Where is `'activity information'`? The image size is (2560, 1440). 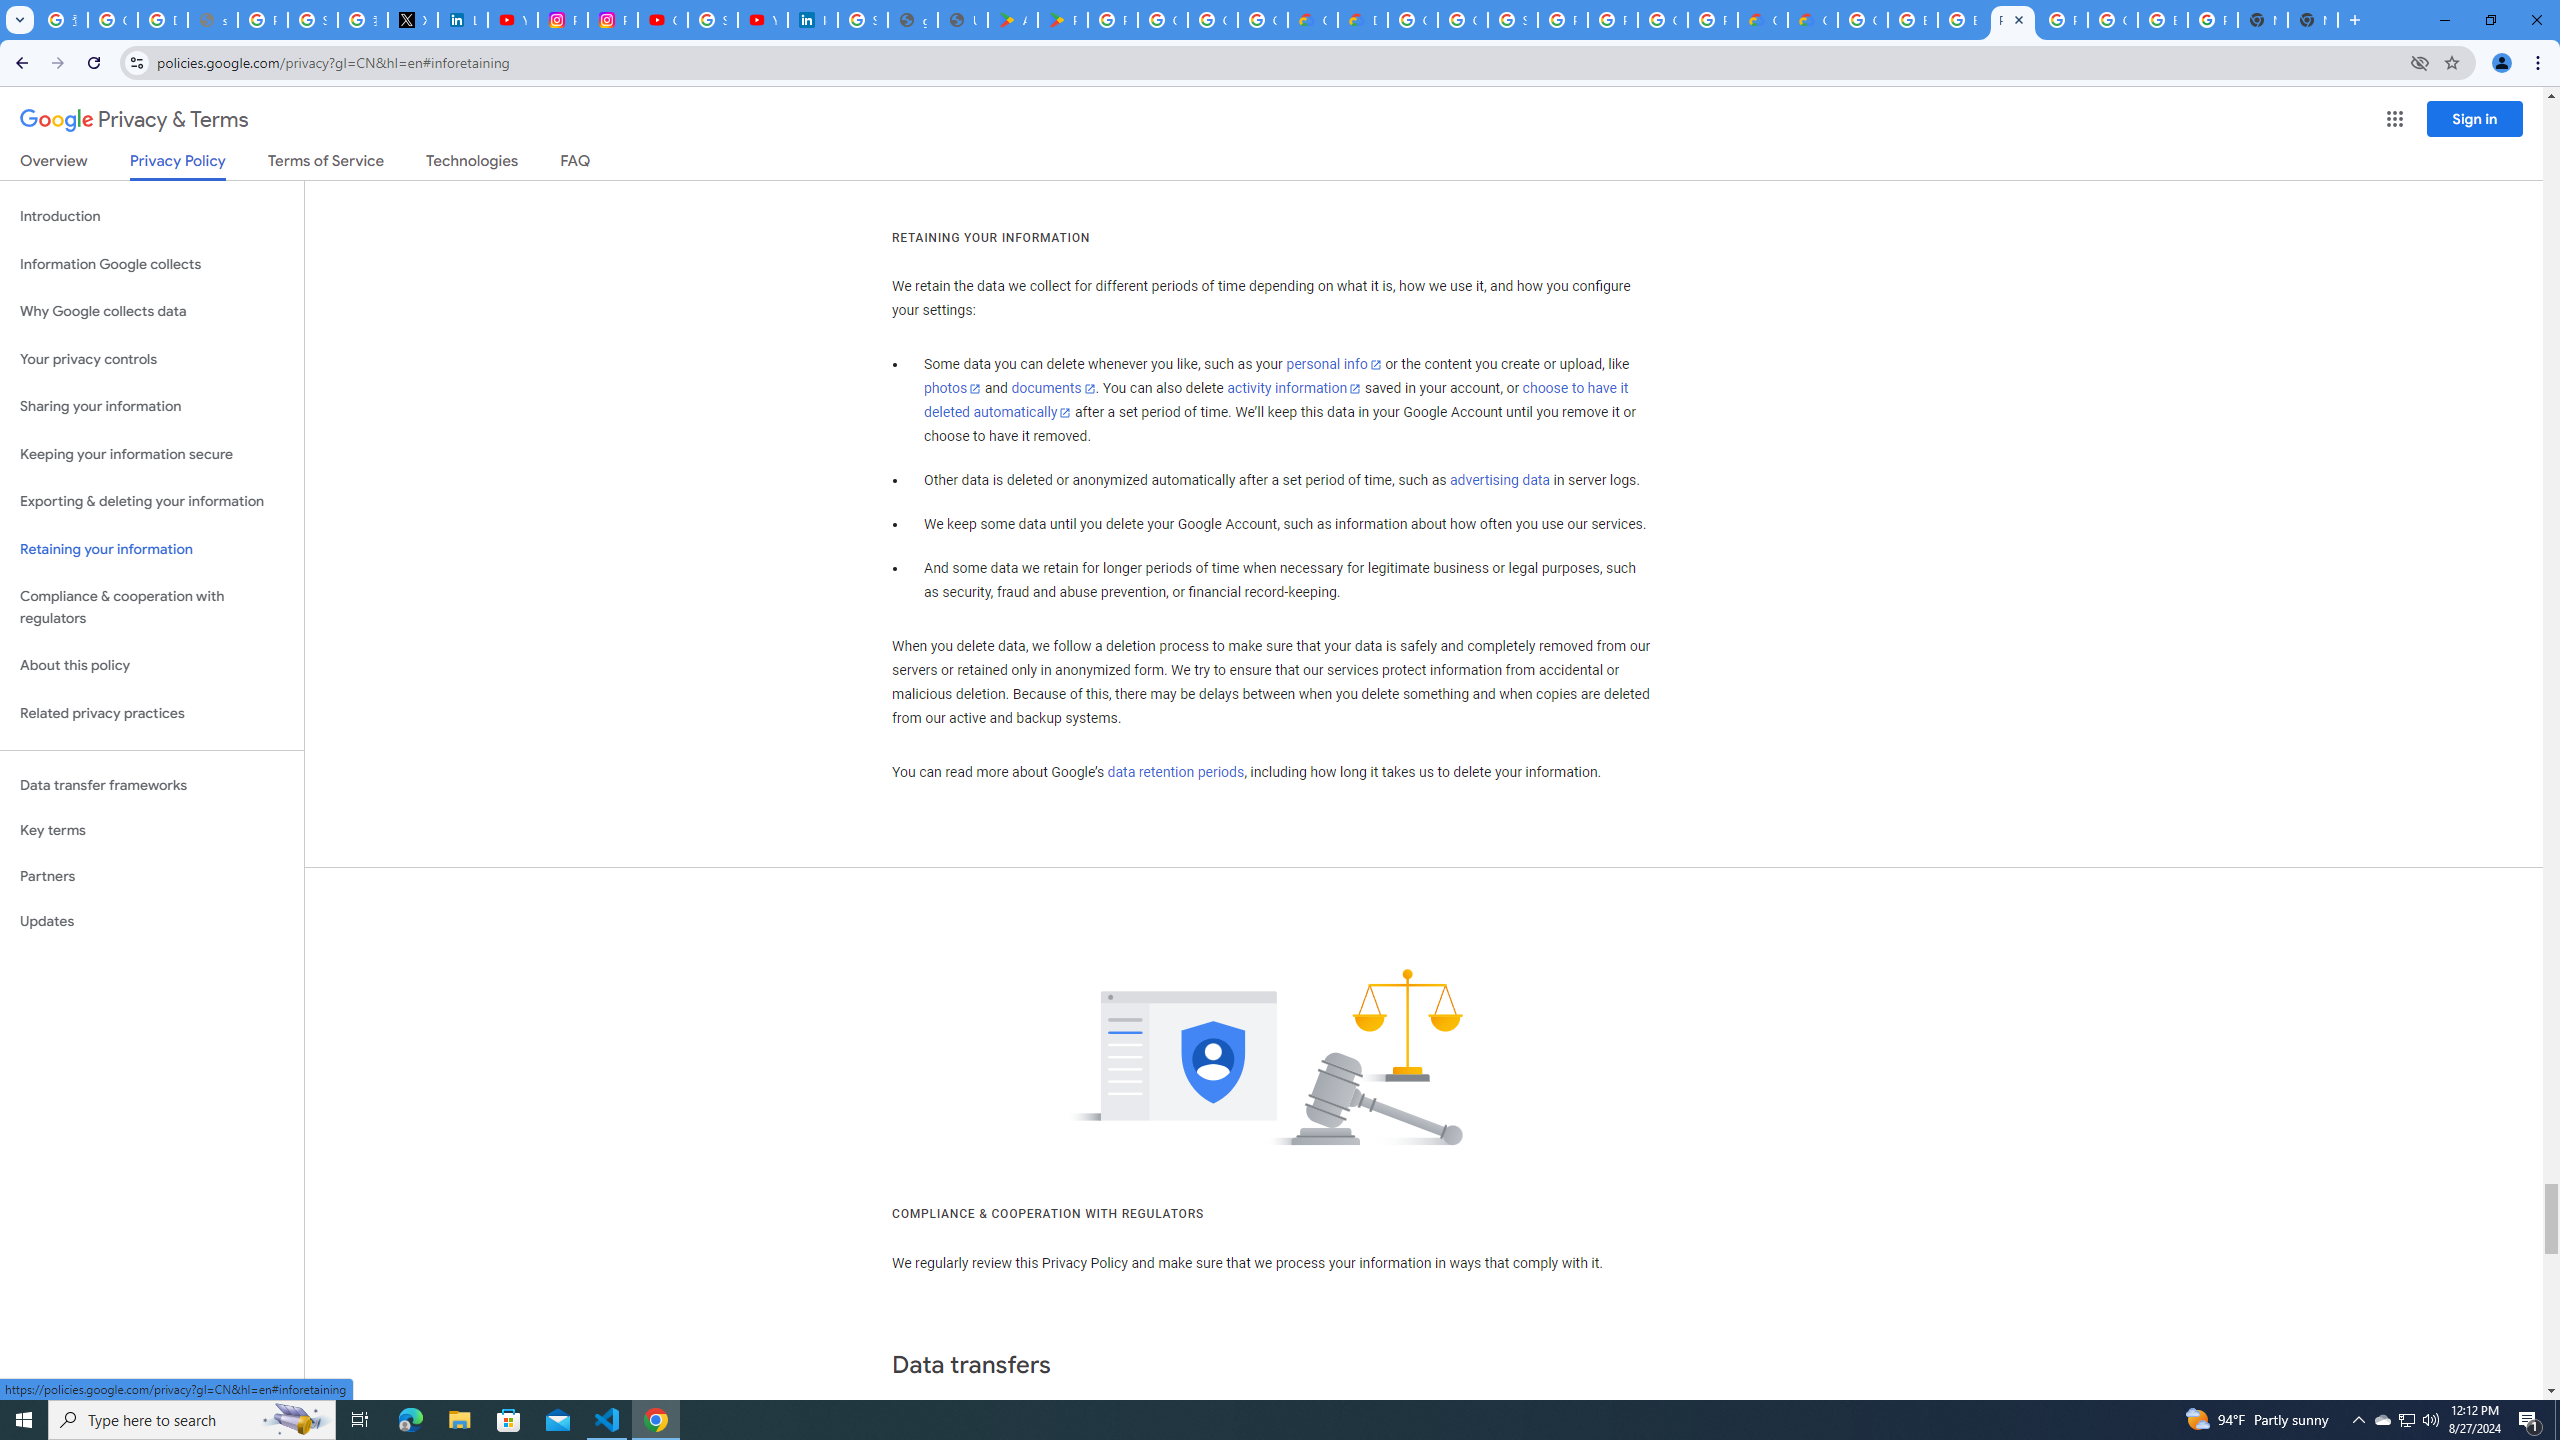 'activity information' is located at coordinates (1293, 387).